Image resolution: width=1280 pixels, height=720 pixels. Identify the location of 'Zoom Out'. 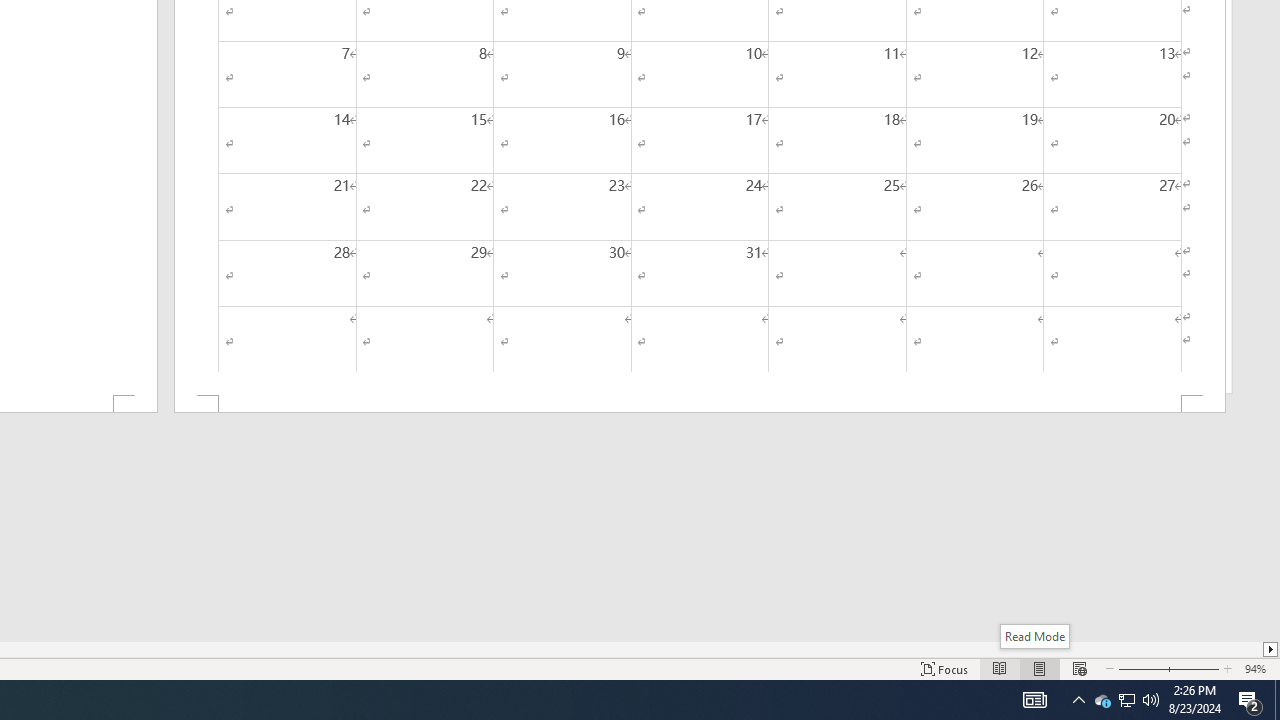
(1141, 669).